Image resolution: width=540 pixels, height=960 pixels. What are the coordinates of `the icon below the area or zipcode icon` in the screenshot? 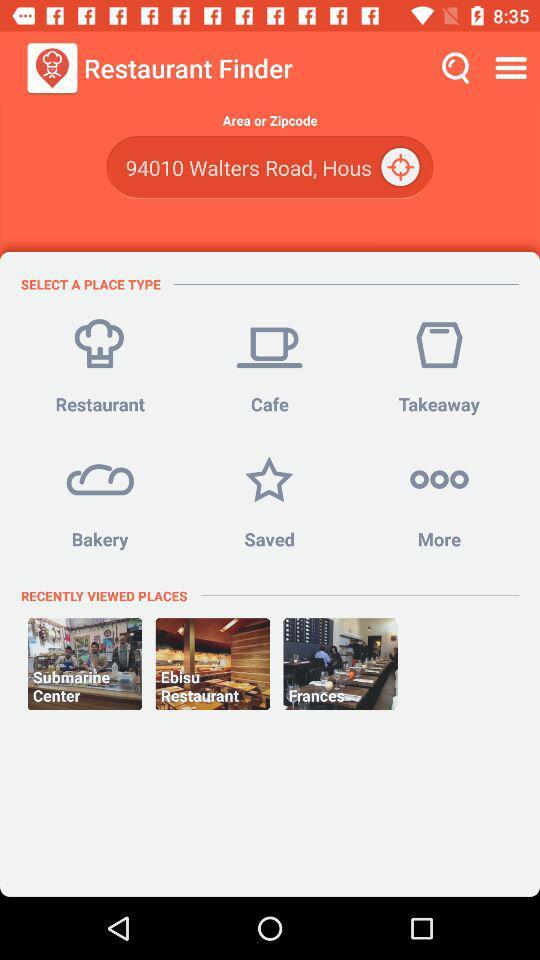 It's located at (402, 166).